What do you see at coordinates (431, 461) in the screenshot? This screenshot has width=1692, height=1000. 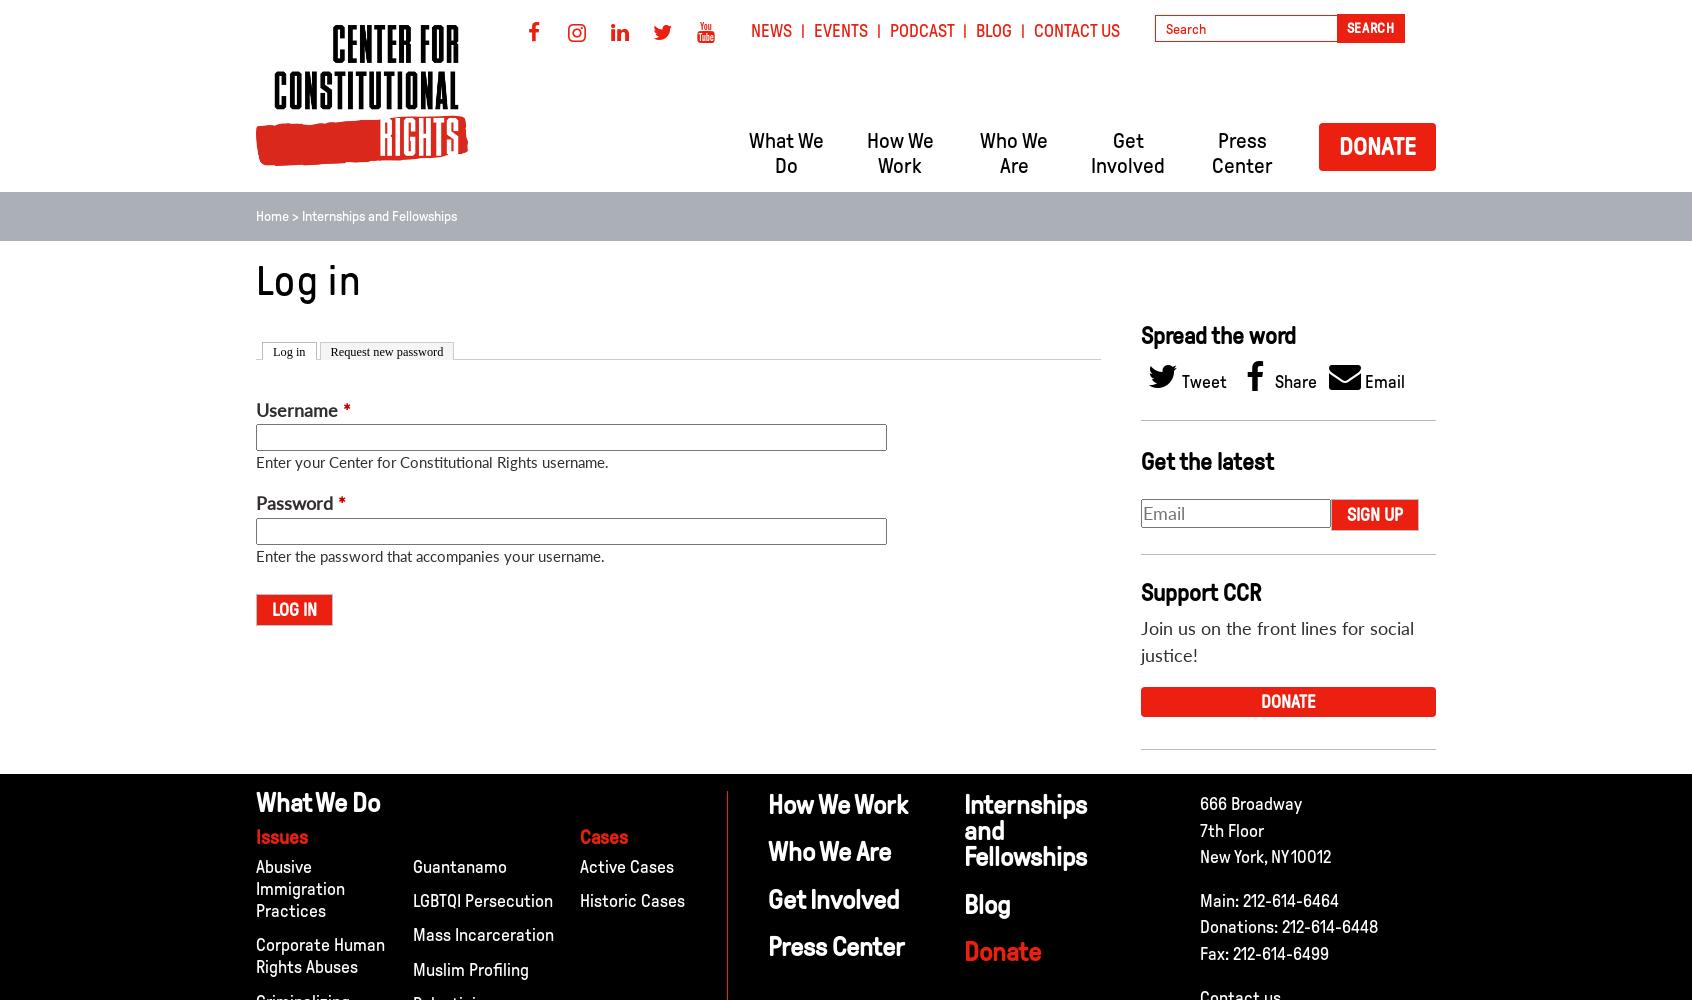 I see `'Enter your Center for Constitutional Rights username.'` at bounding box center [431, 461].